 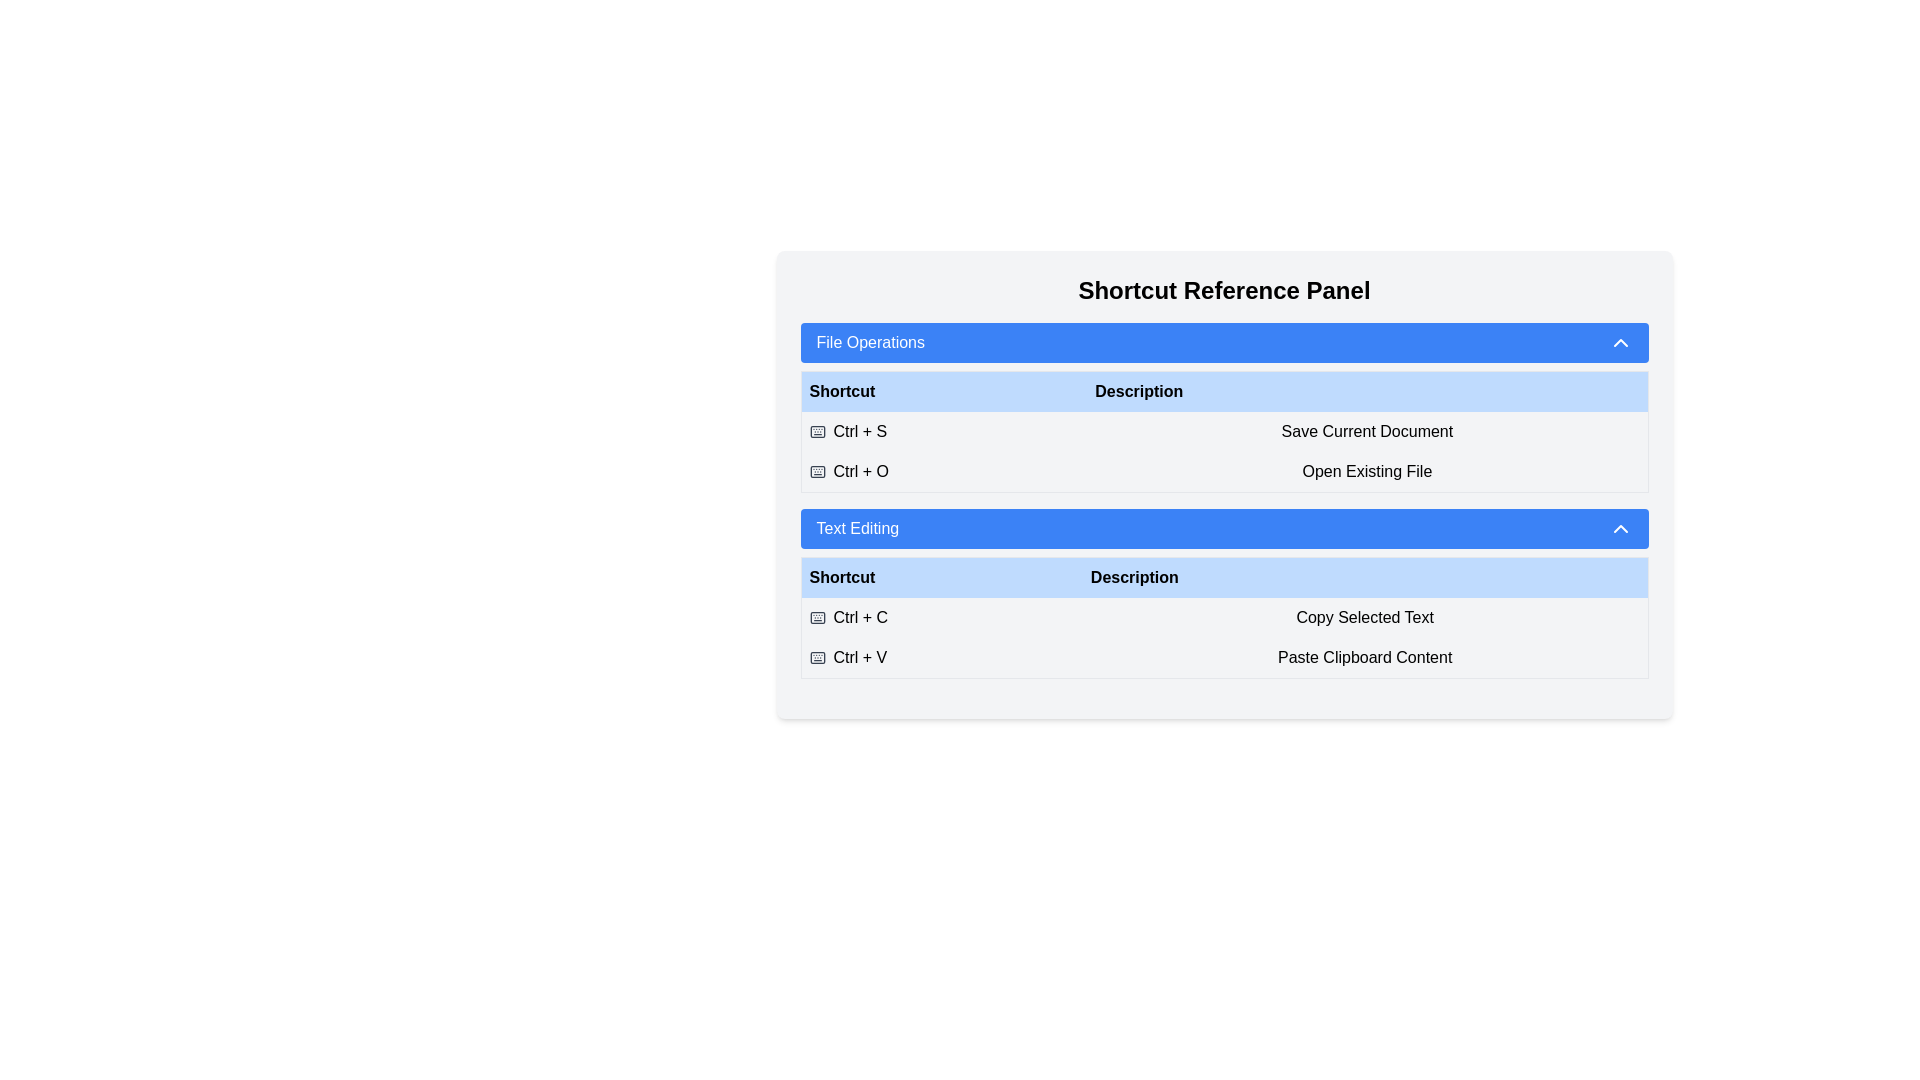 I want to click on the 'Copy Selected Text' label which is aligned to the right of the 'Ctrl + C' shortcut in the 'Text Editing' section of the table, so click(x=1364, y=616).